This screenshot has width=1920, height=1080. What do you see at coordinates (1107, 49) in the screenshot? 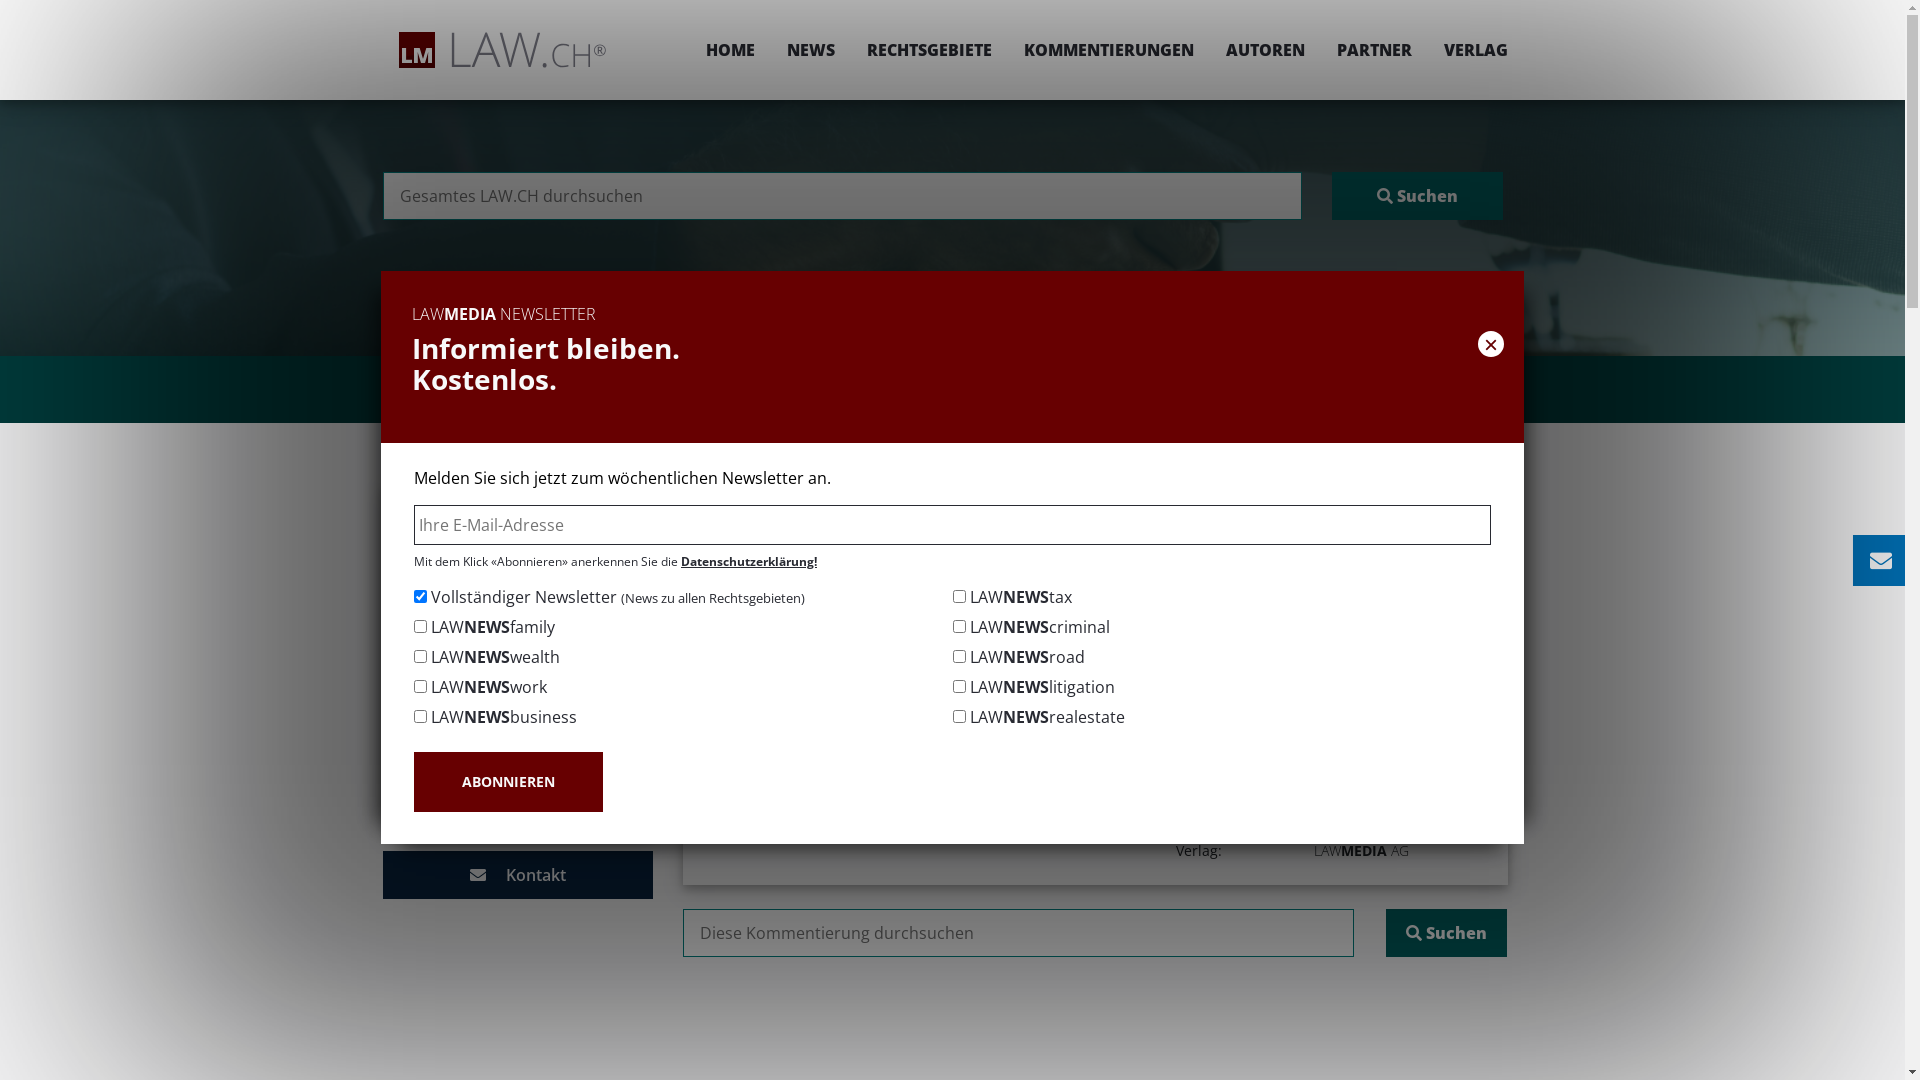
I see `'KOMMENTIERUNGEN'` at bounding box center [1107, 49].